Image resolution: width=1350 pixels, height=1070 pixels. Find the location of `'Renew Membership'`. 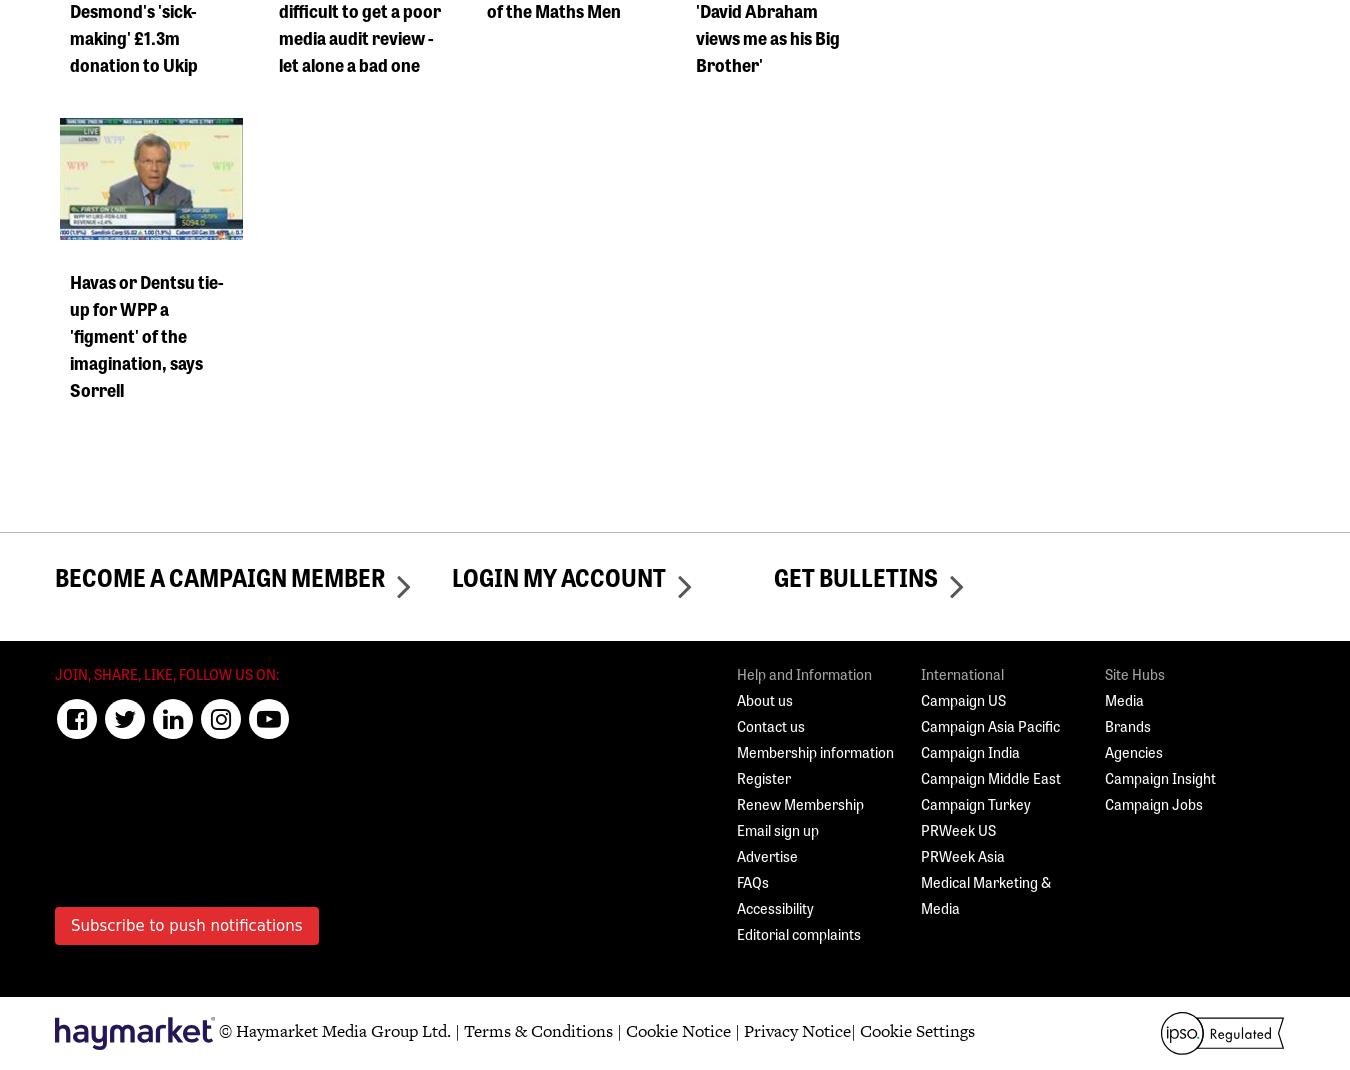

'Renew Membership' is located at coordinates (800, 803).